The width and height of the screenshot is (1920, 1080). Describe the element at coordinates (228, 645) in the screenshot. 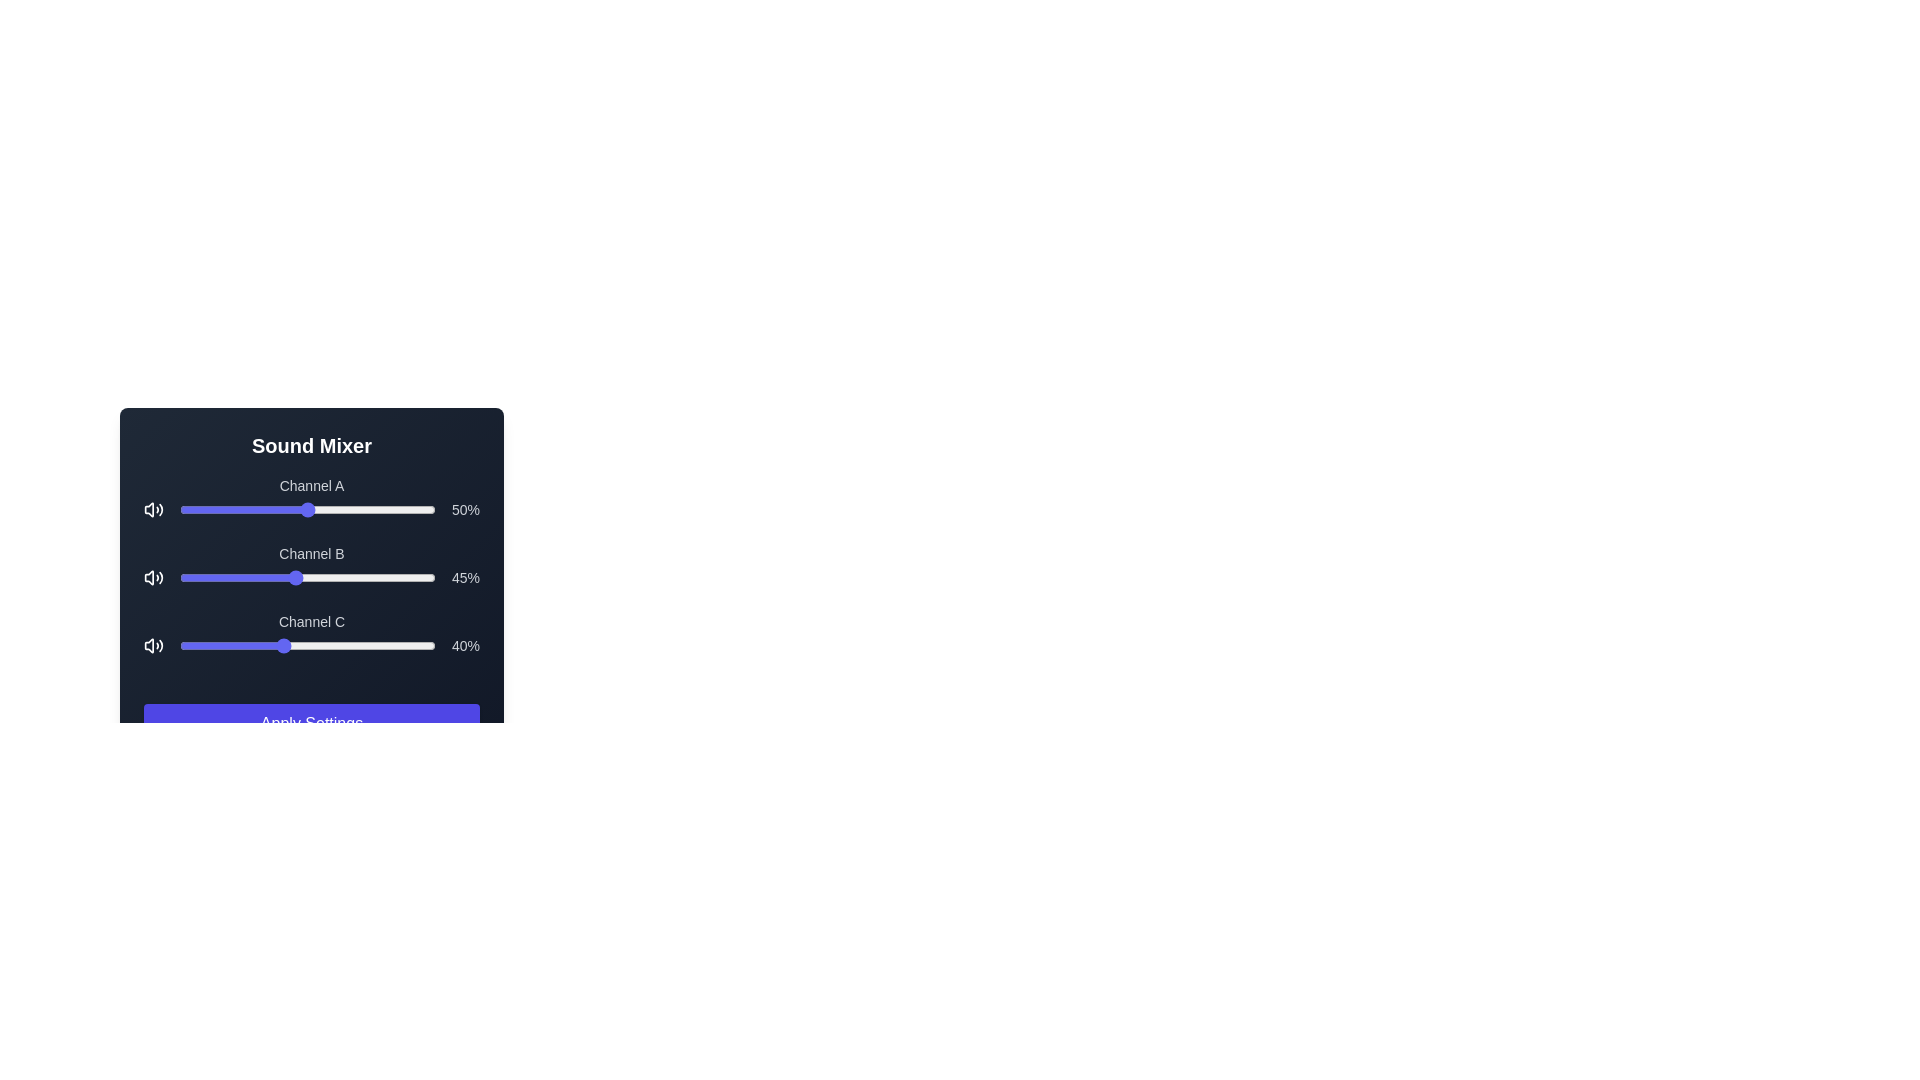

I see `Channel C volume` at that location.